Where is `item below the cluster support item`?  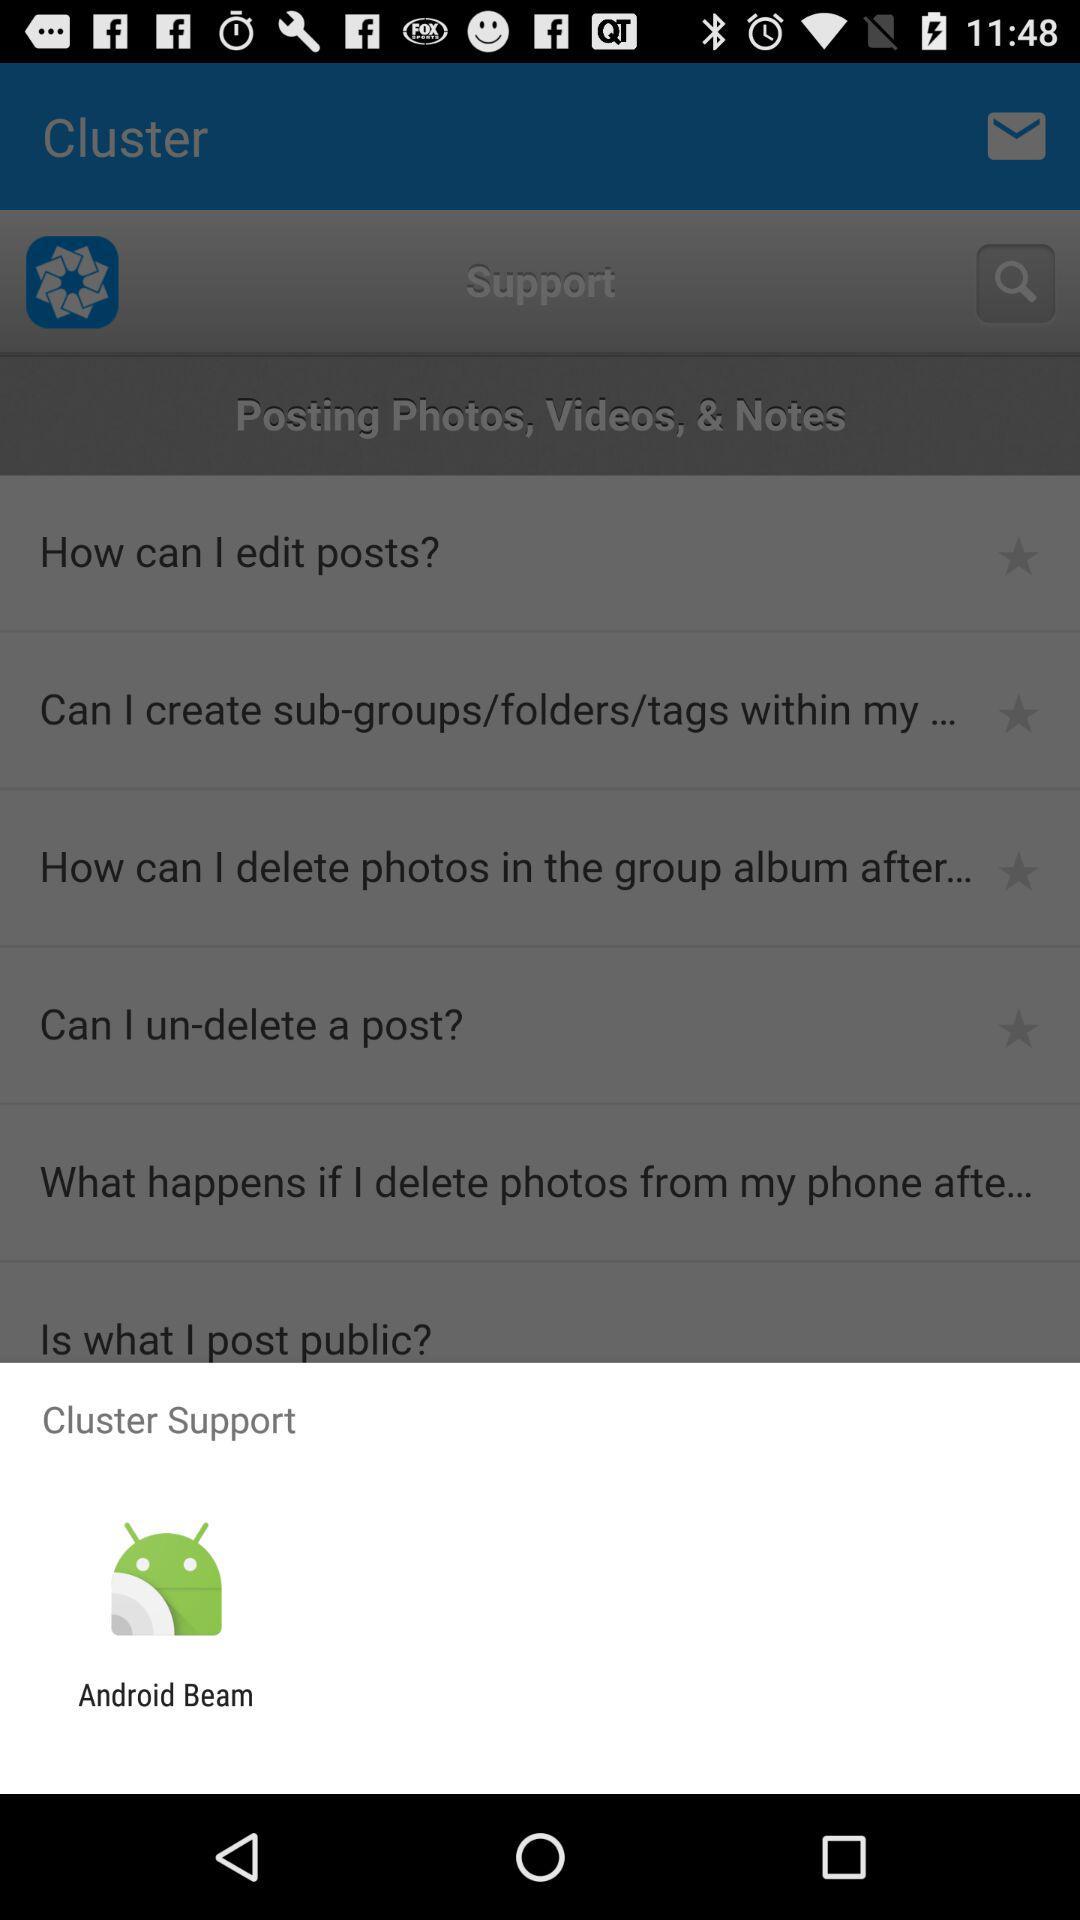 item below the cluster support item is located at coordinates (165, 1579).